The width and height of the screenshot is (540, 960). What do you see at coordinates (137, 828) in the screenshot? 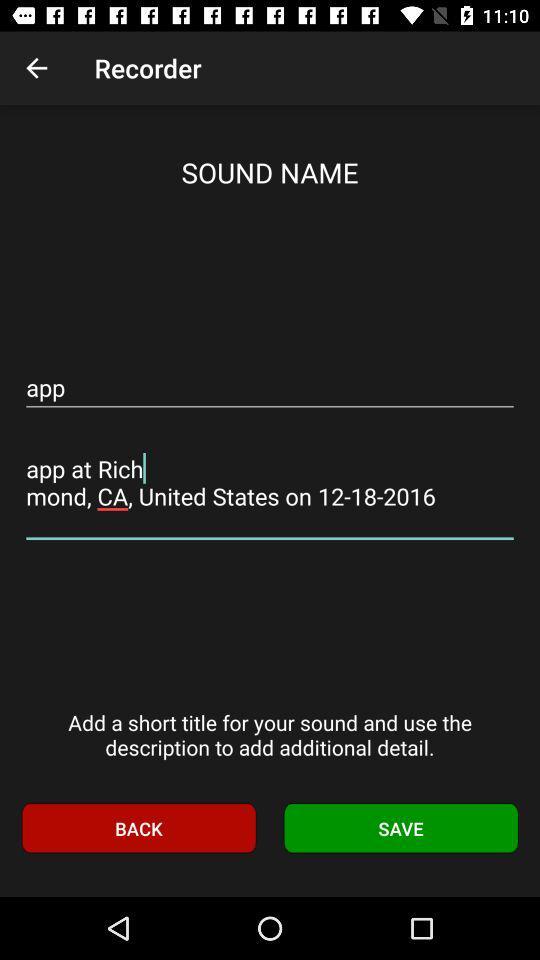
I see `icon below add a short icon` at bounding box center [137, 828].